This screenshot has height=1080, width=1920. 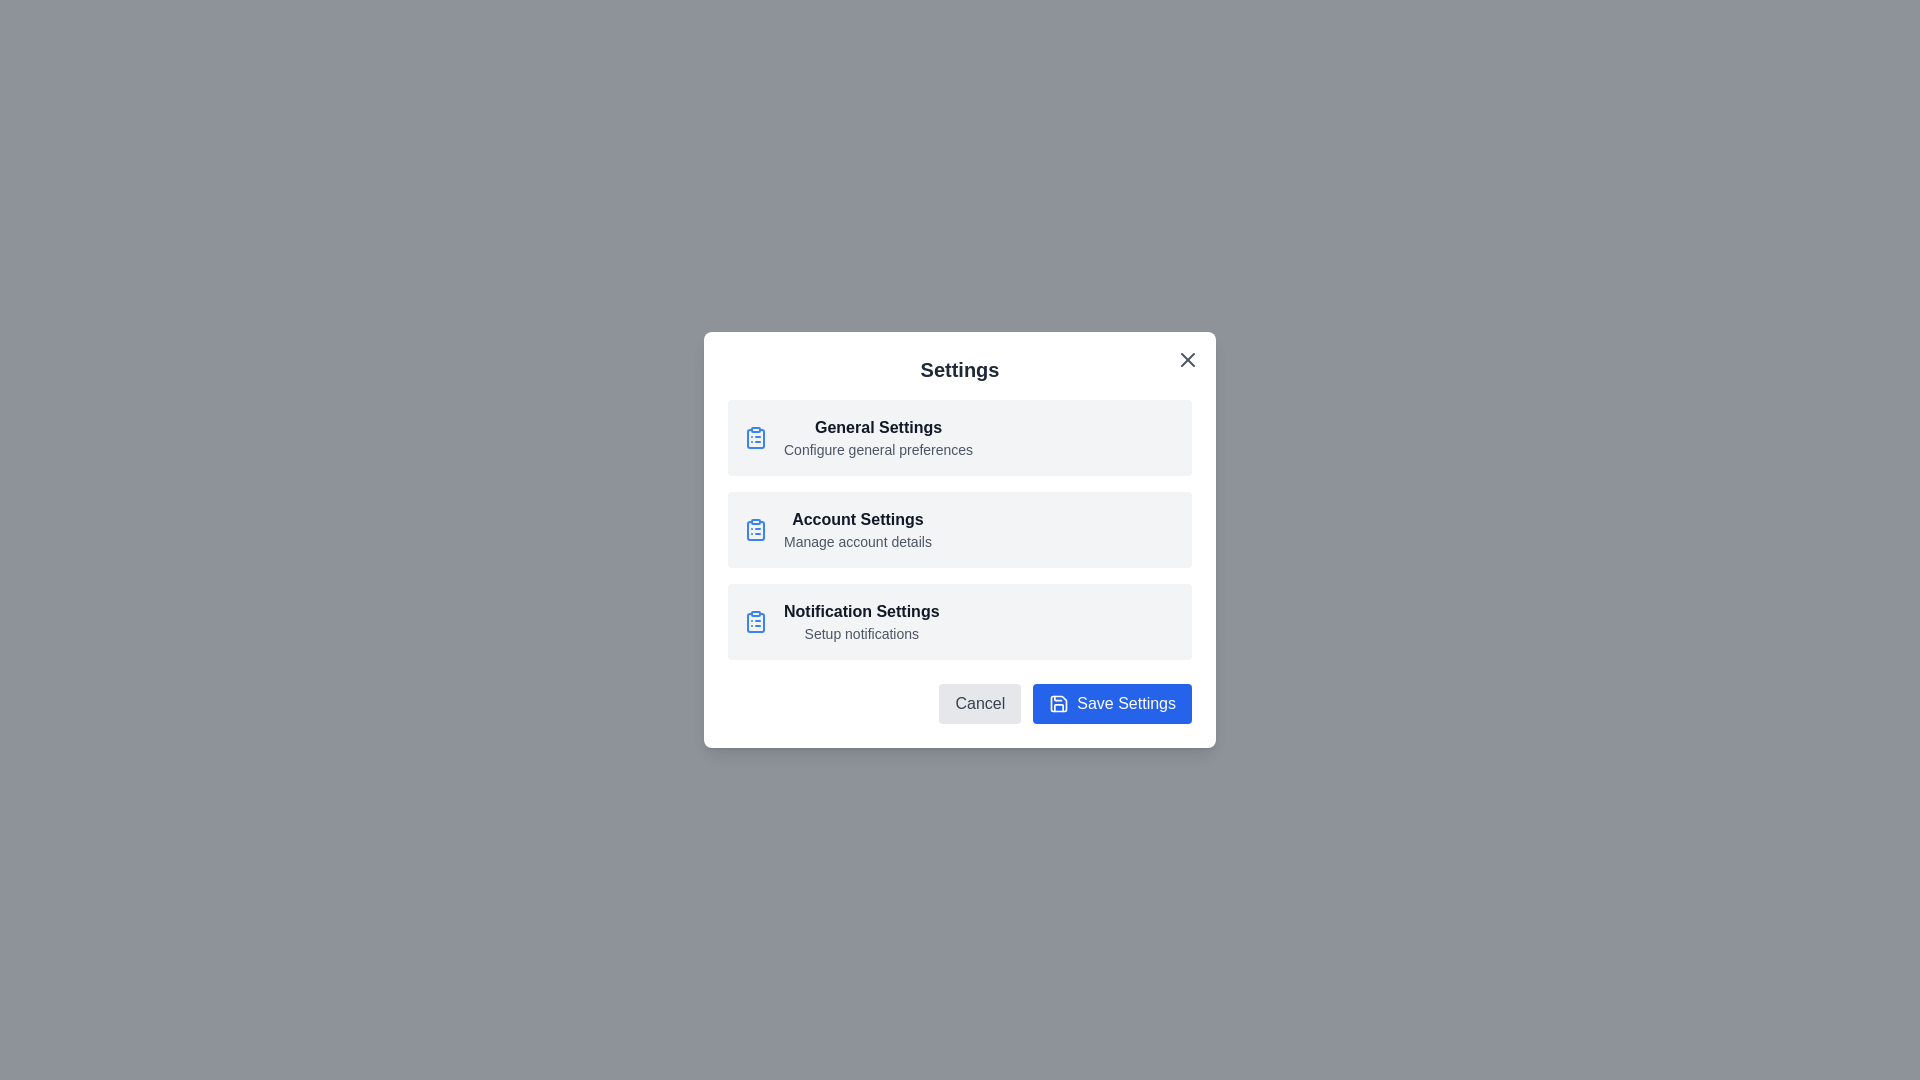 What do you see at coordinates (861, 633) in the screenshot?
I see `the static text element displaying 'Setup notifications', which is positioned beneath the bold text 'Notification Settings' within the modal box` at bounding box center [861, 633].